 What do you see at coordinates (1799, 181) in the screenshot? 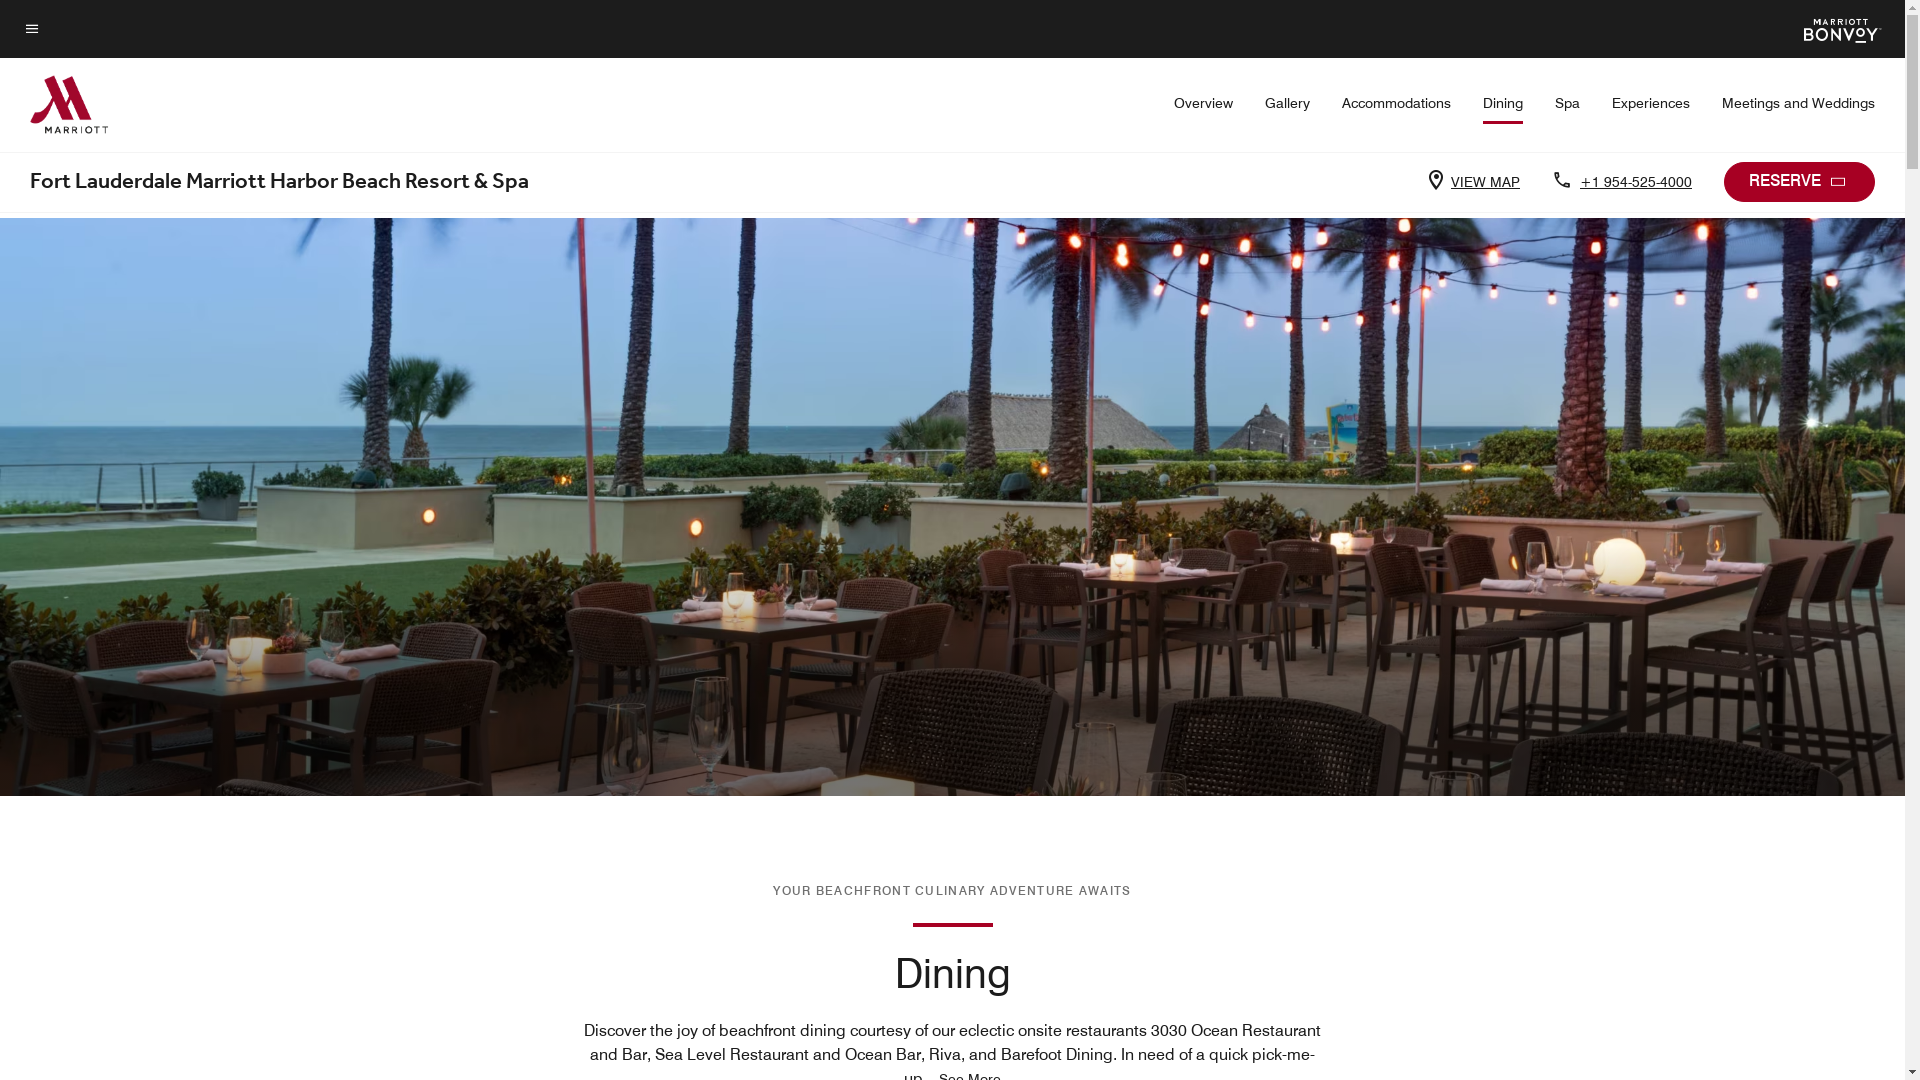
I see `'RESERVE'` at bounding box center [1799, 181].